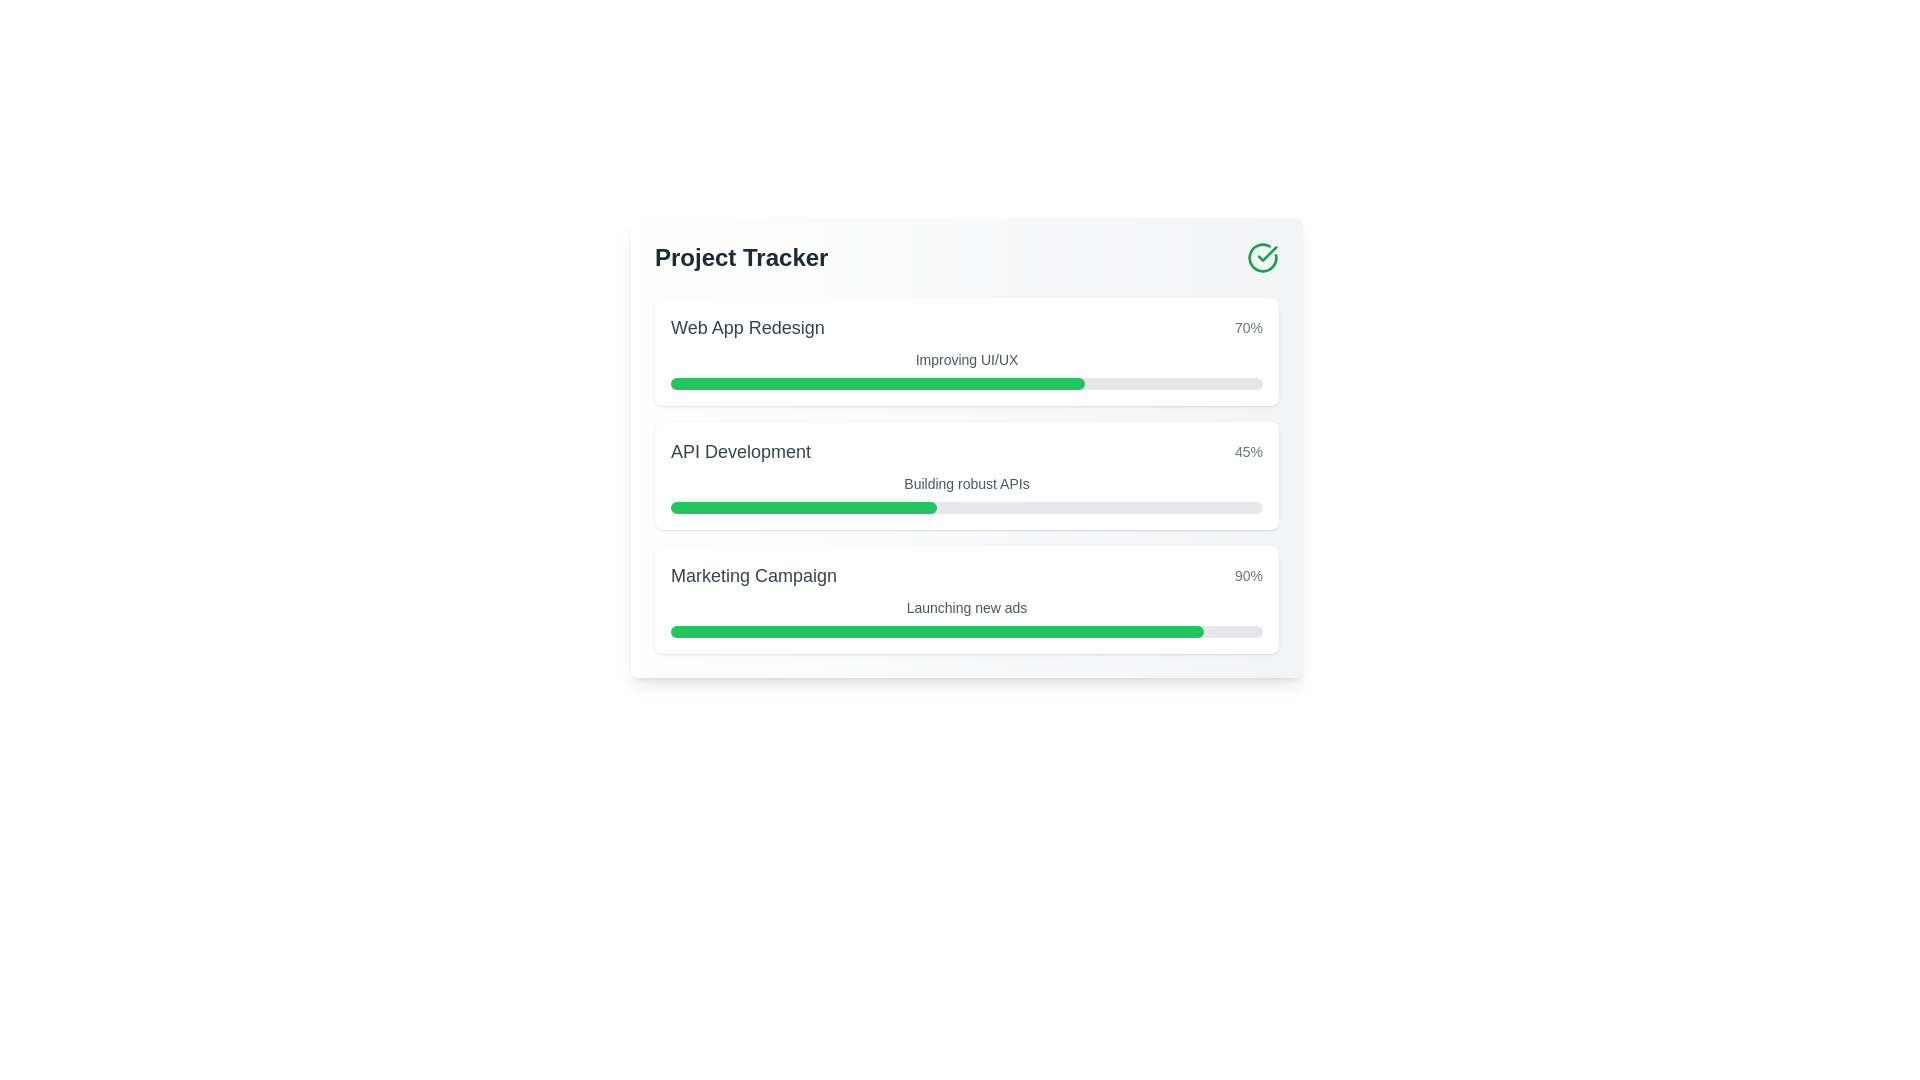 The width and height of the screenshot is (1920, 1080). Describe the element at coordinates (966, 475) in the screenshot. I see `project name 'API Development' and the description 'Building robust APIs' from the progress tracking card with a white background and rounded edges, located in the second position of the vertical list` at that location.